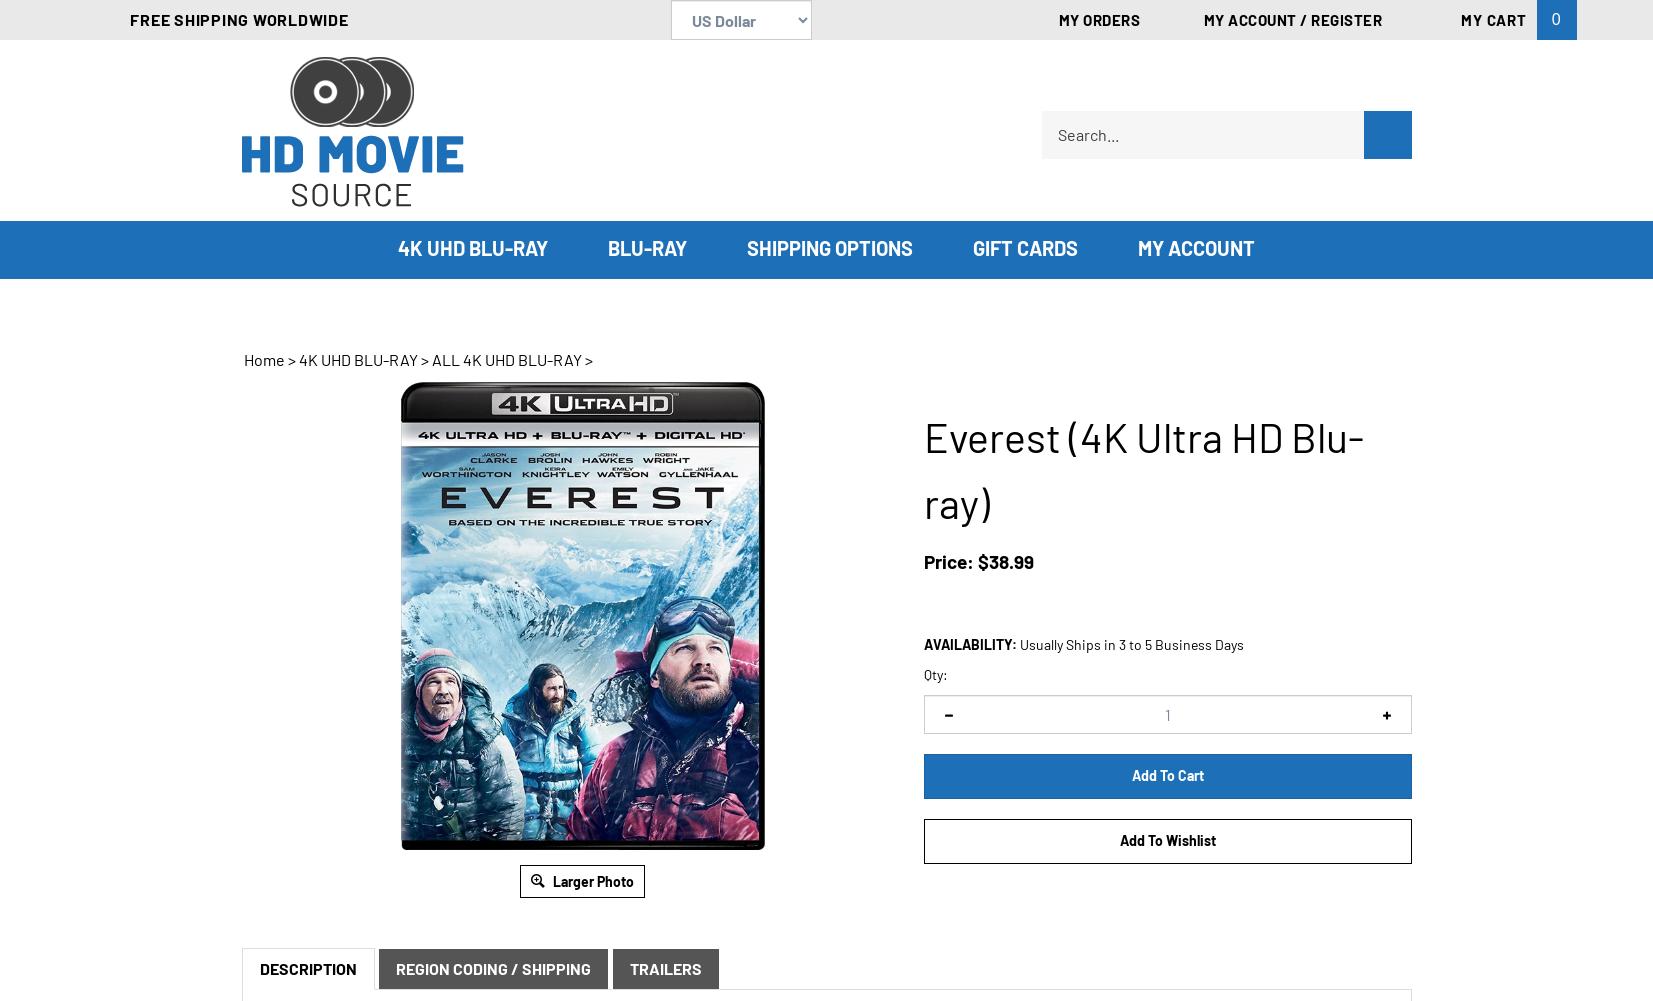 Image resolution: width=1653 pixels, height=1001 pixels. Describe the element at coordinates (590, 880) in the screenshot. I see `'Larger Photo'` at that location.